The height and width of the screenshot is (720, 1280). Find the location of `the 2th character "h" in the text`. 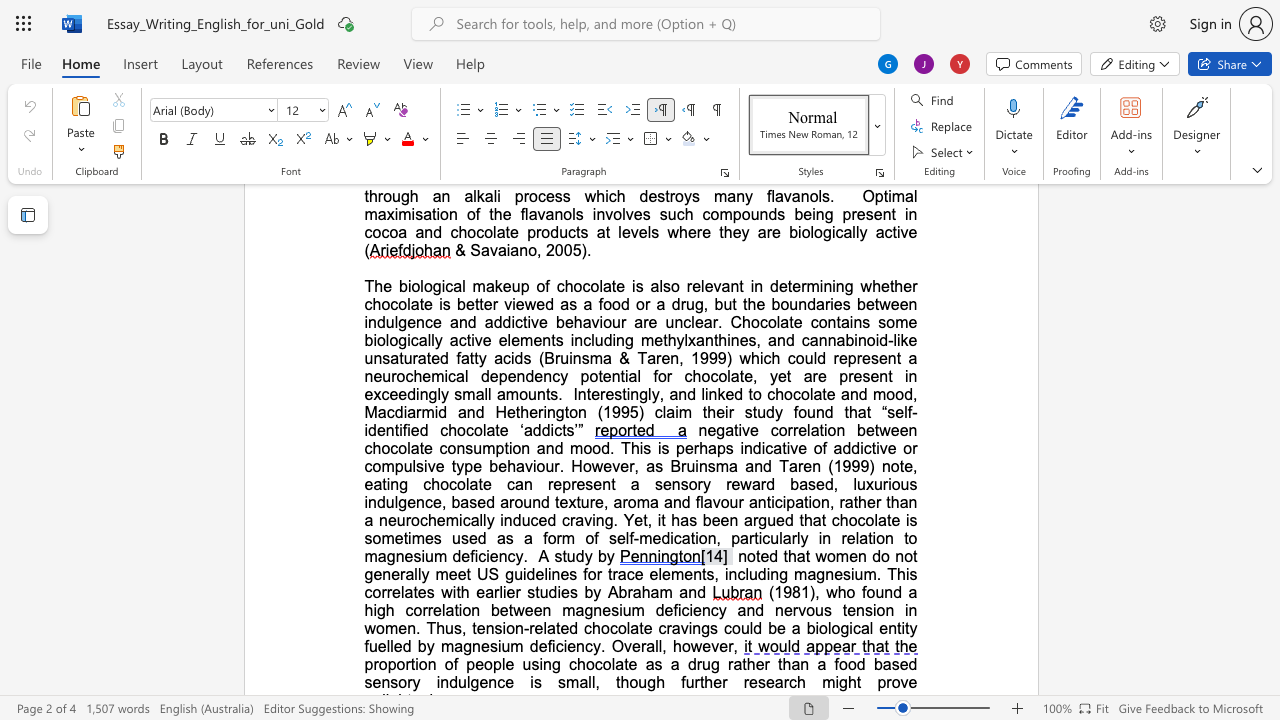

the 2th character "h" in the text is located at coordinates (634, 447).